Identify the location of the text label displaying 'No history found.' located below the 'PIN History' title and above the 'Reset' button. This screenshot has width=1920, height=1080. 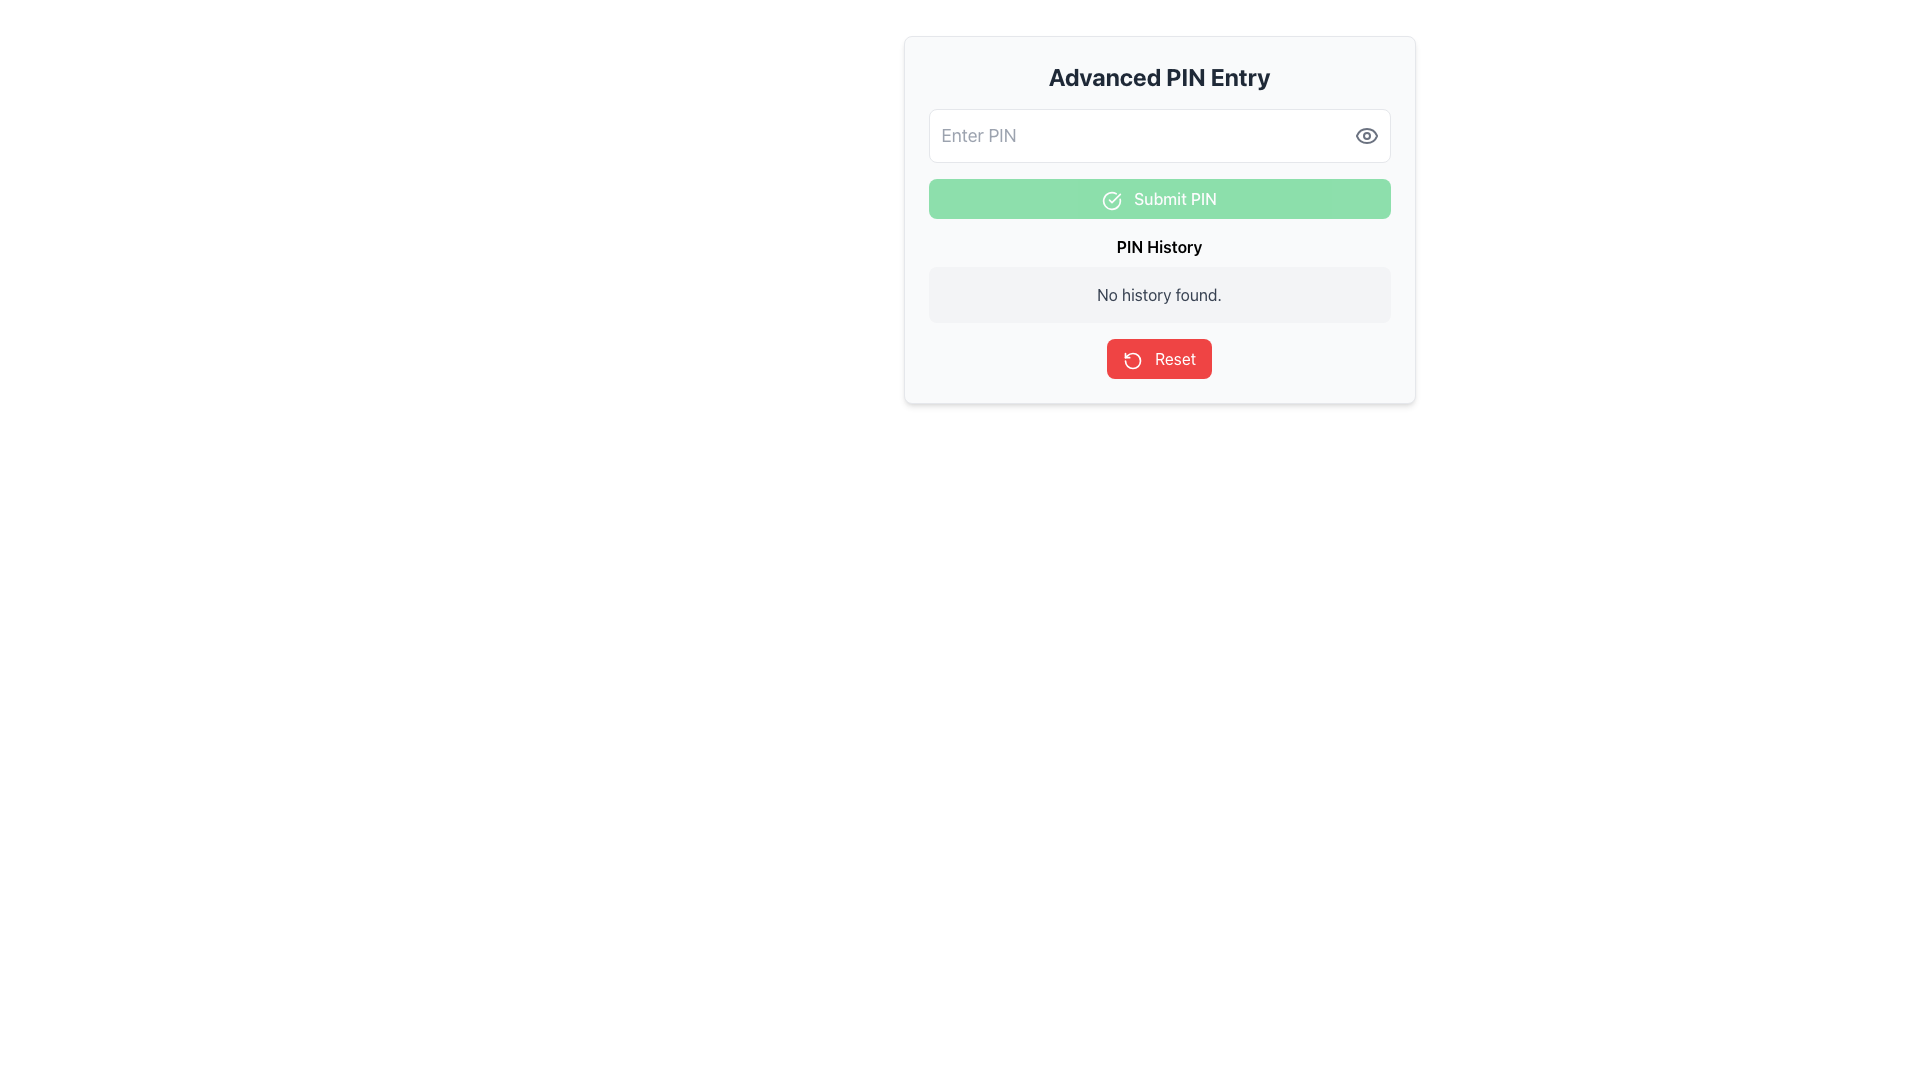
(1159, 294).